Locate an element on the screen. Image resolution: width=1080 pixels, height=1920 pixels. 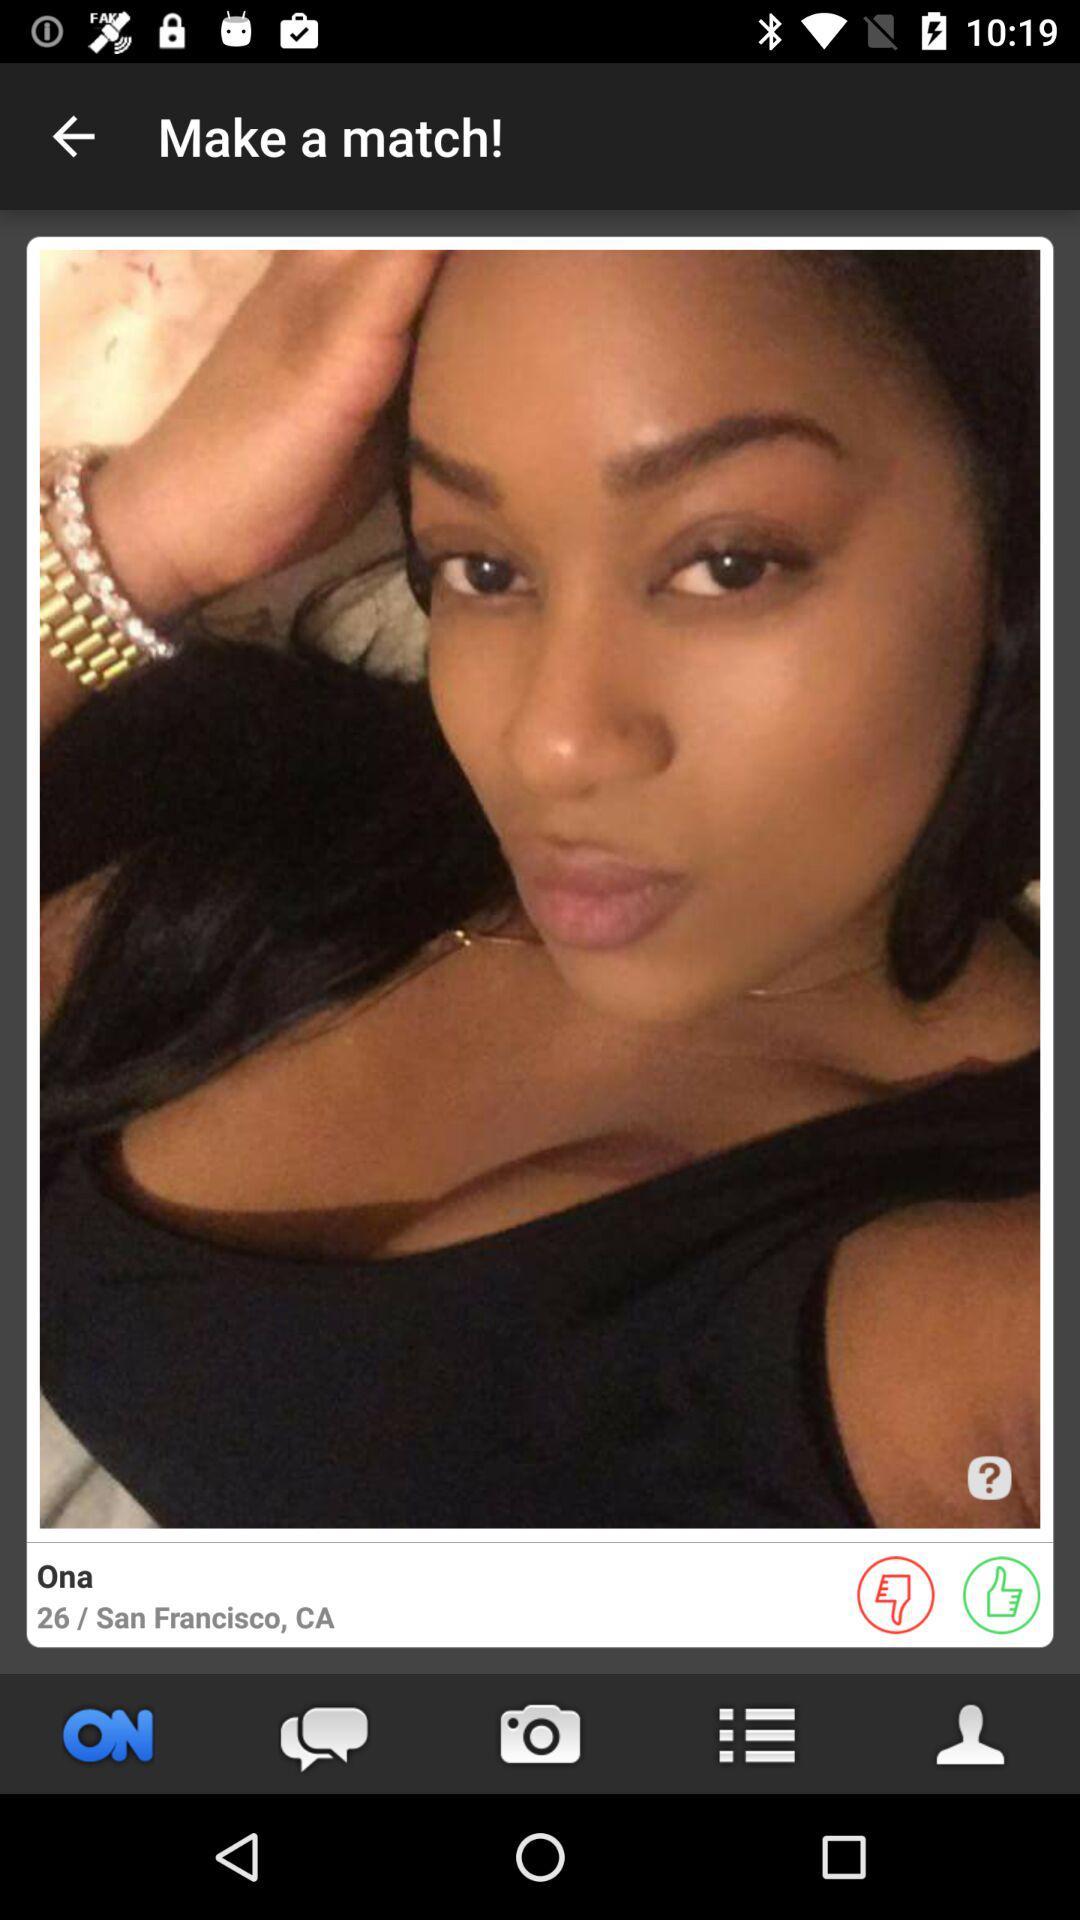
the sliders icon is located at coordinates (108, 1733).